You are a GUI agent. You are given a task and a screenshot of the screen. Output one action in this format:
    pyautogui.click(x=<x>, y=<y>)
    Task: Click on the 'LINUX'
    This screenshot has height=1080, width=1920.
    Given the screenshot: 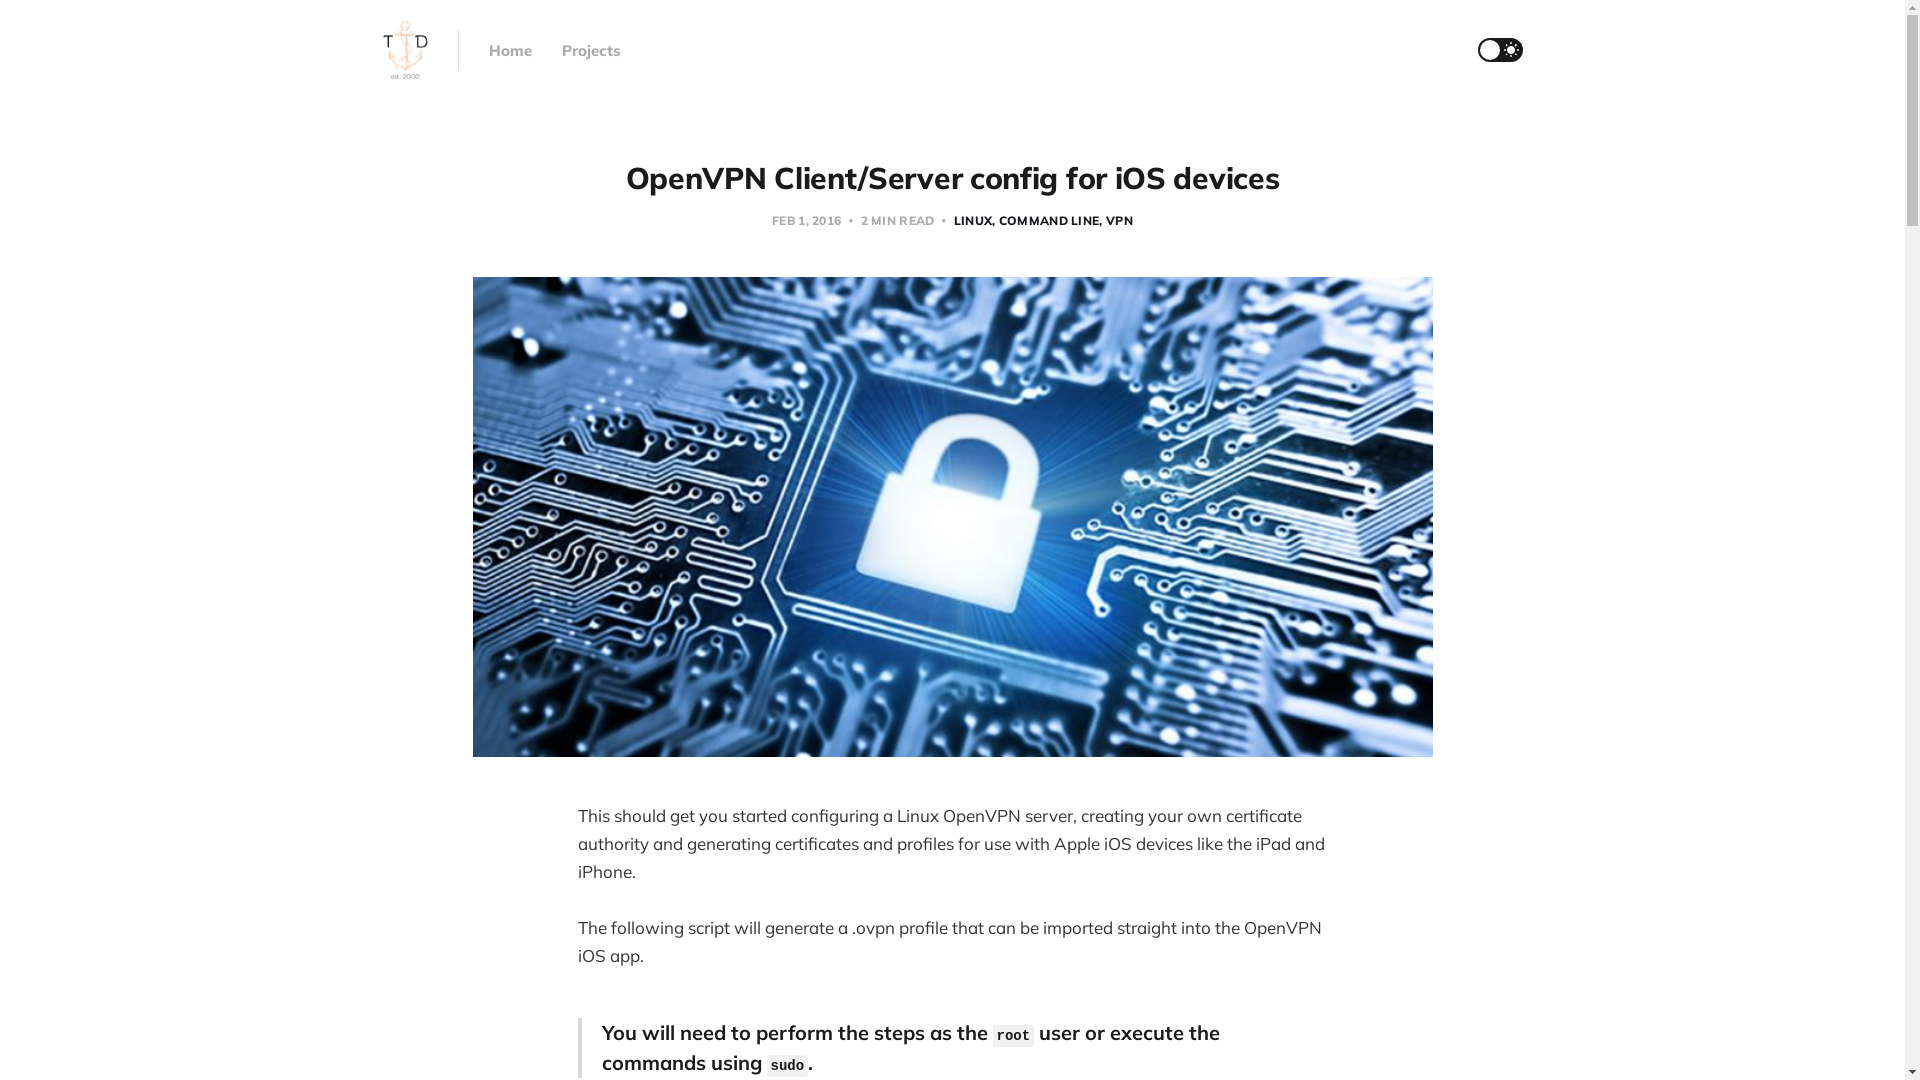 What is the action you would take?
    pyautogui.click(x=973, y=220)
    